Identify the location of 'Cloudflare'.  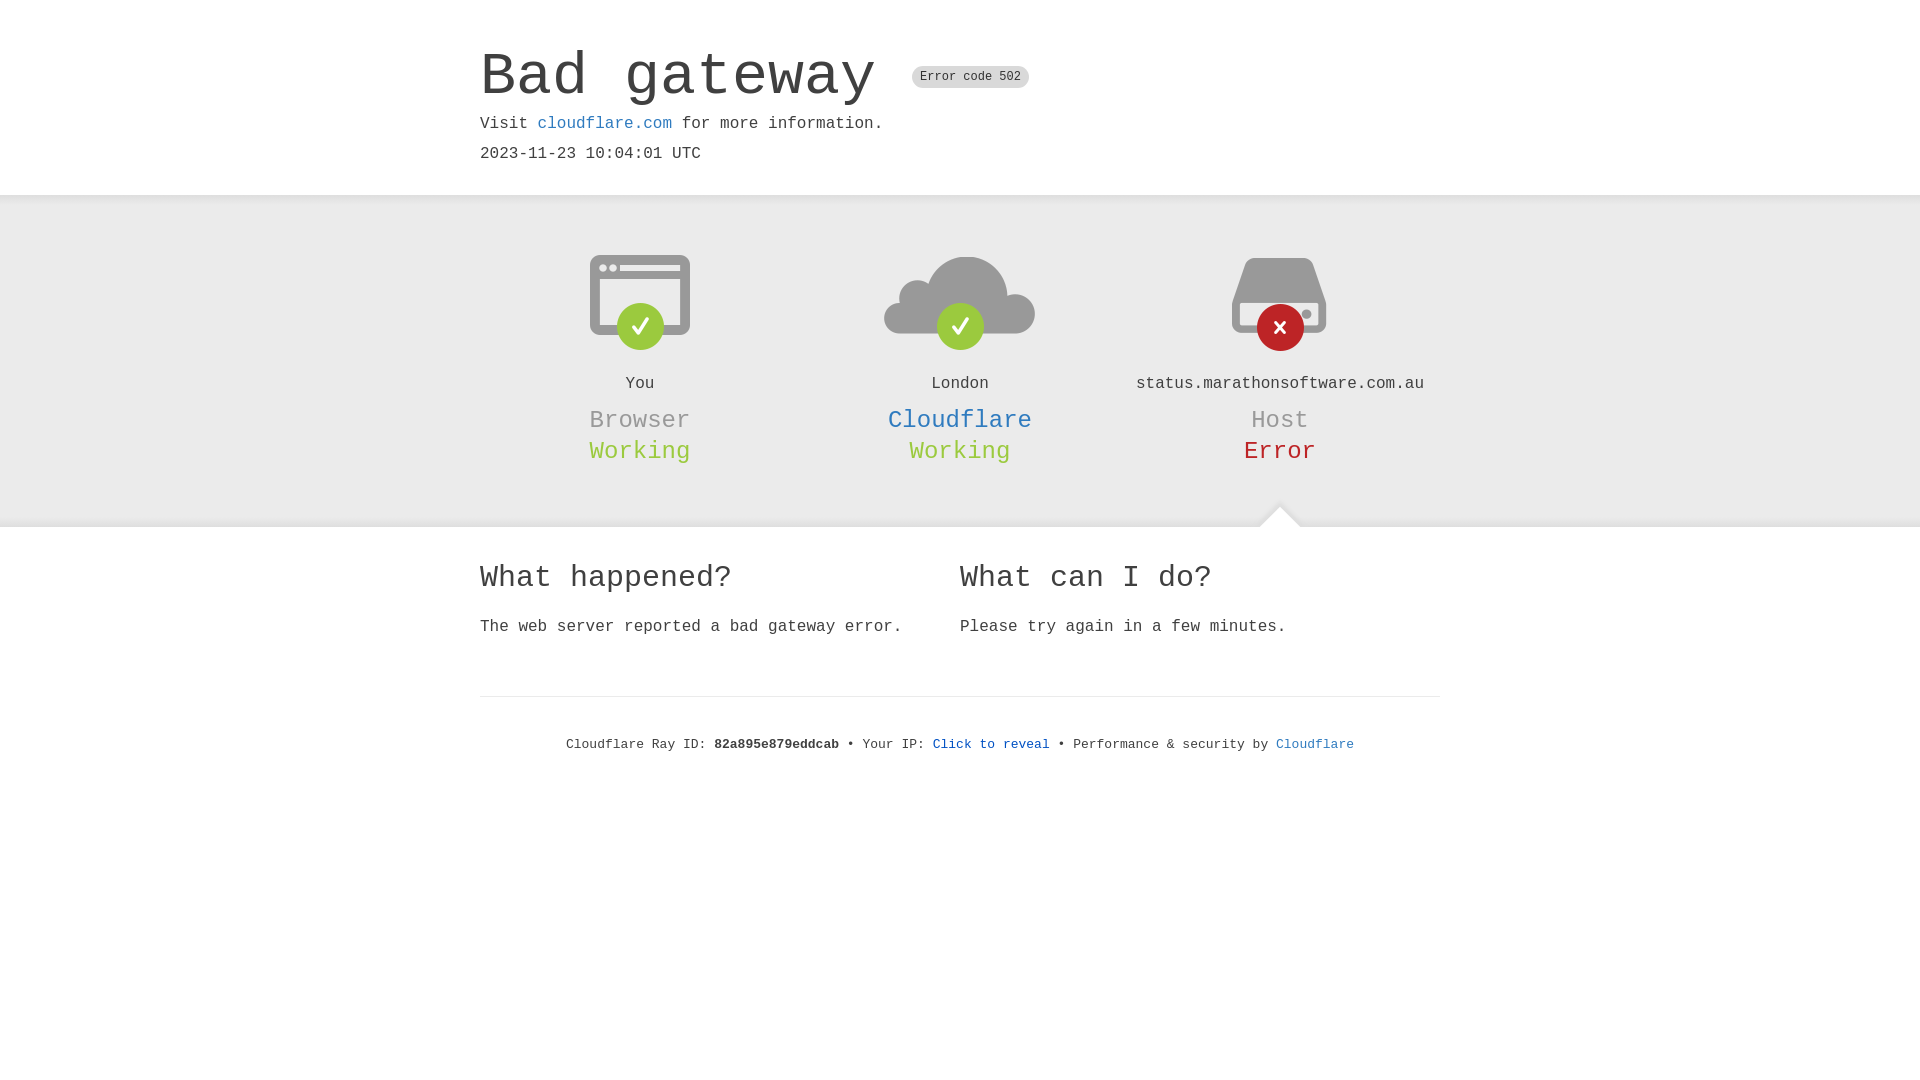
(960, 419).